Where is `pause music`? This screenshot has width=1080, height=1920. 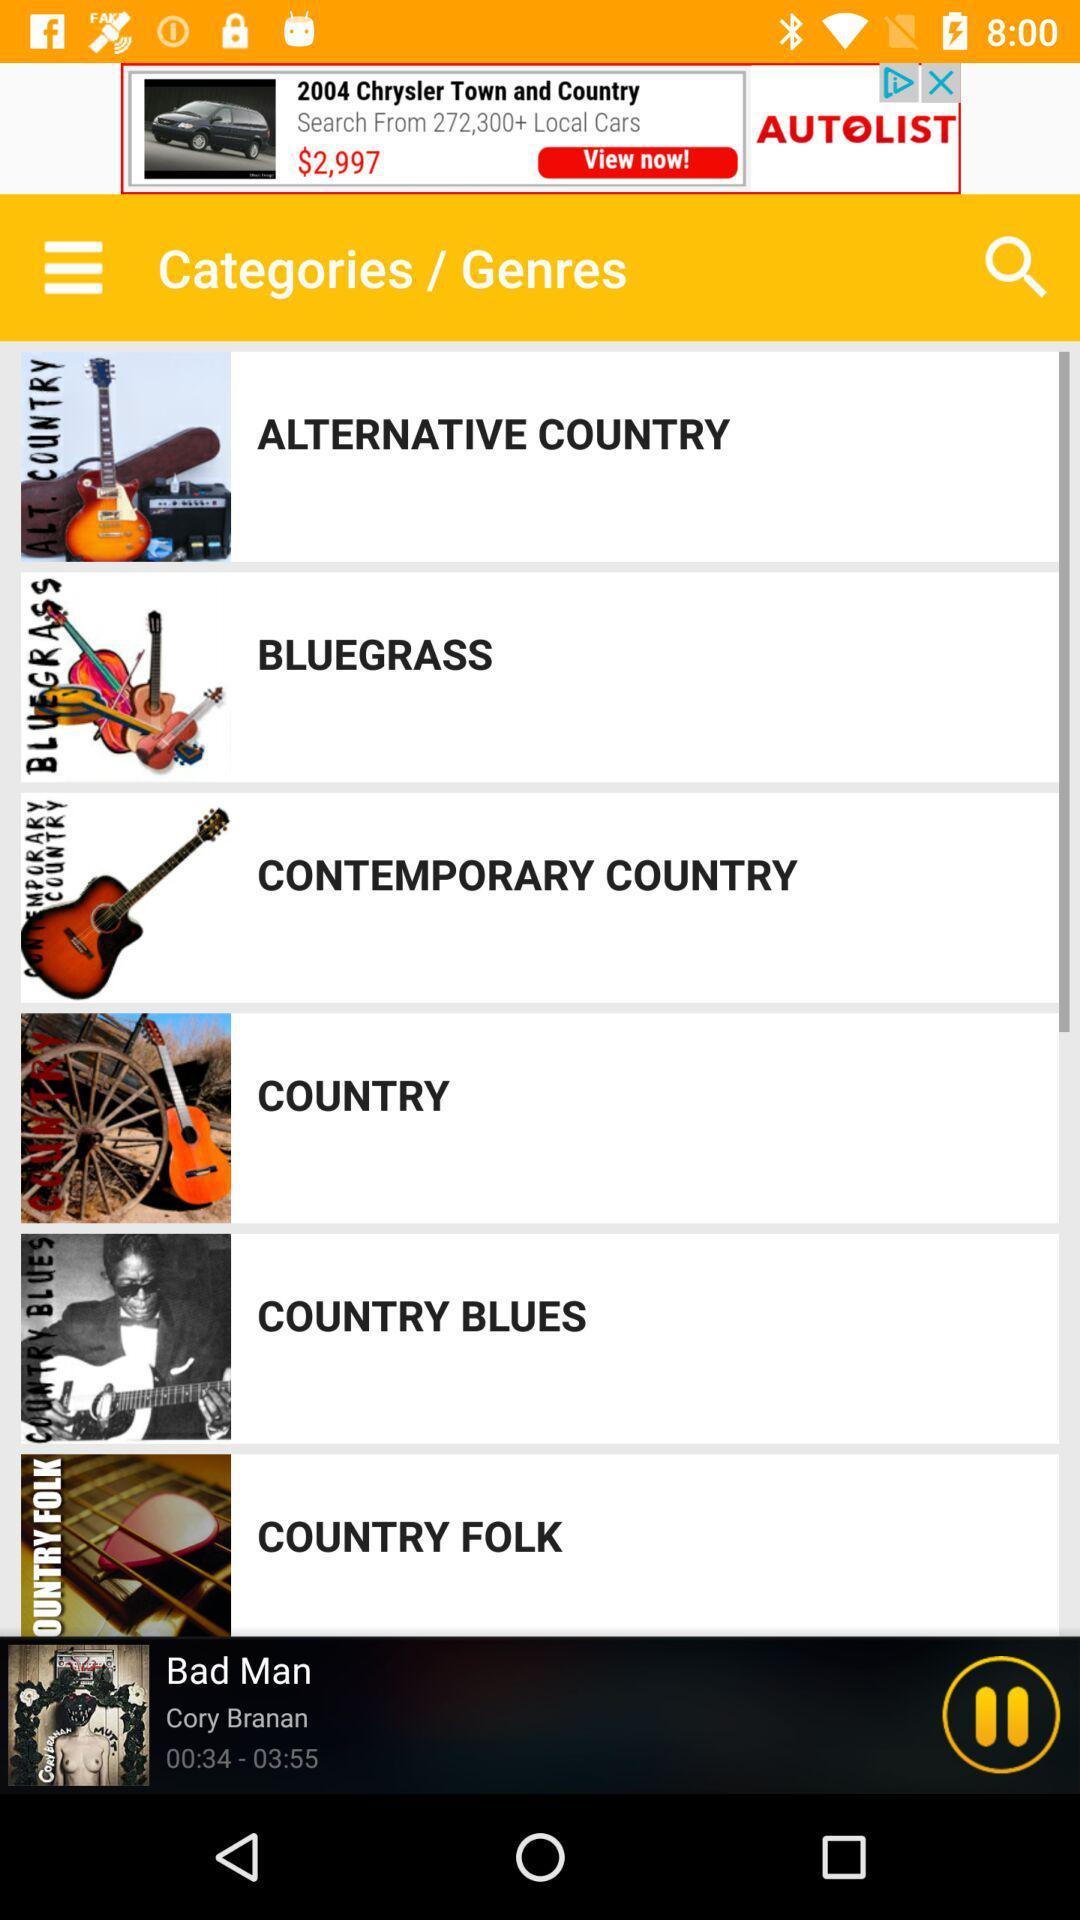 pause music is located at coordinates (1001, 1714).